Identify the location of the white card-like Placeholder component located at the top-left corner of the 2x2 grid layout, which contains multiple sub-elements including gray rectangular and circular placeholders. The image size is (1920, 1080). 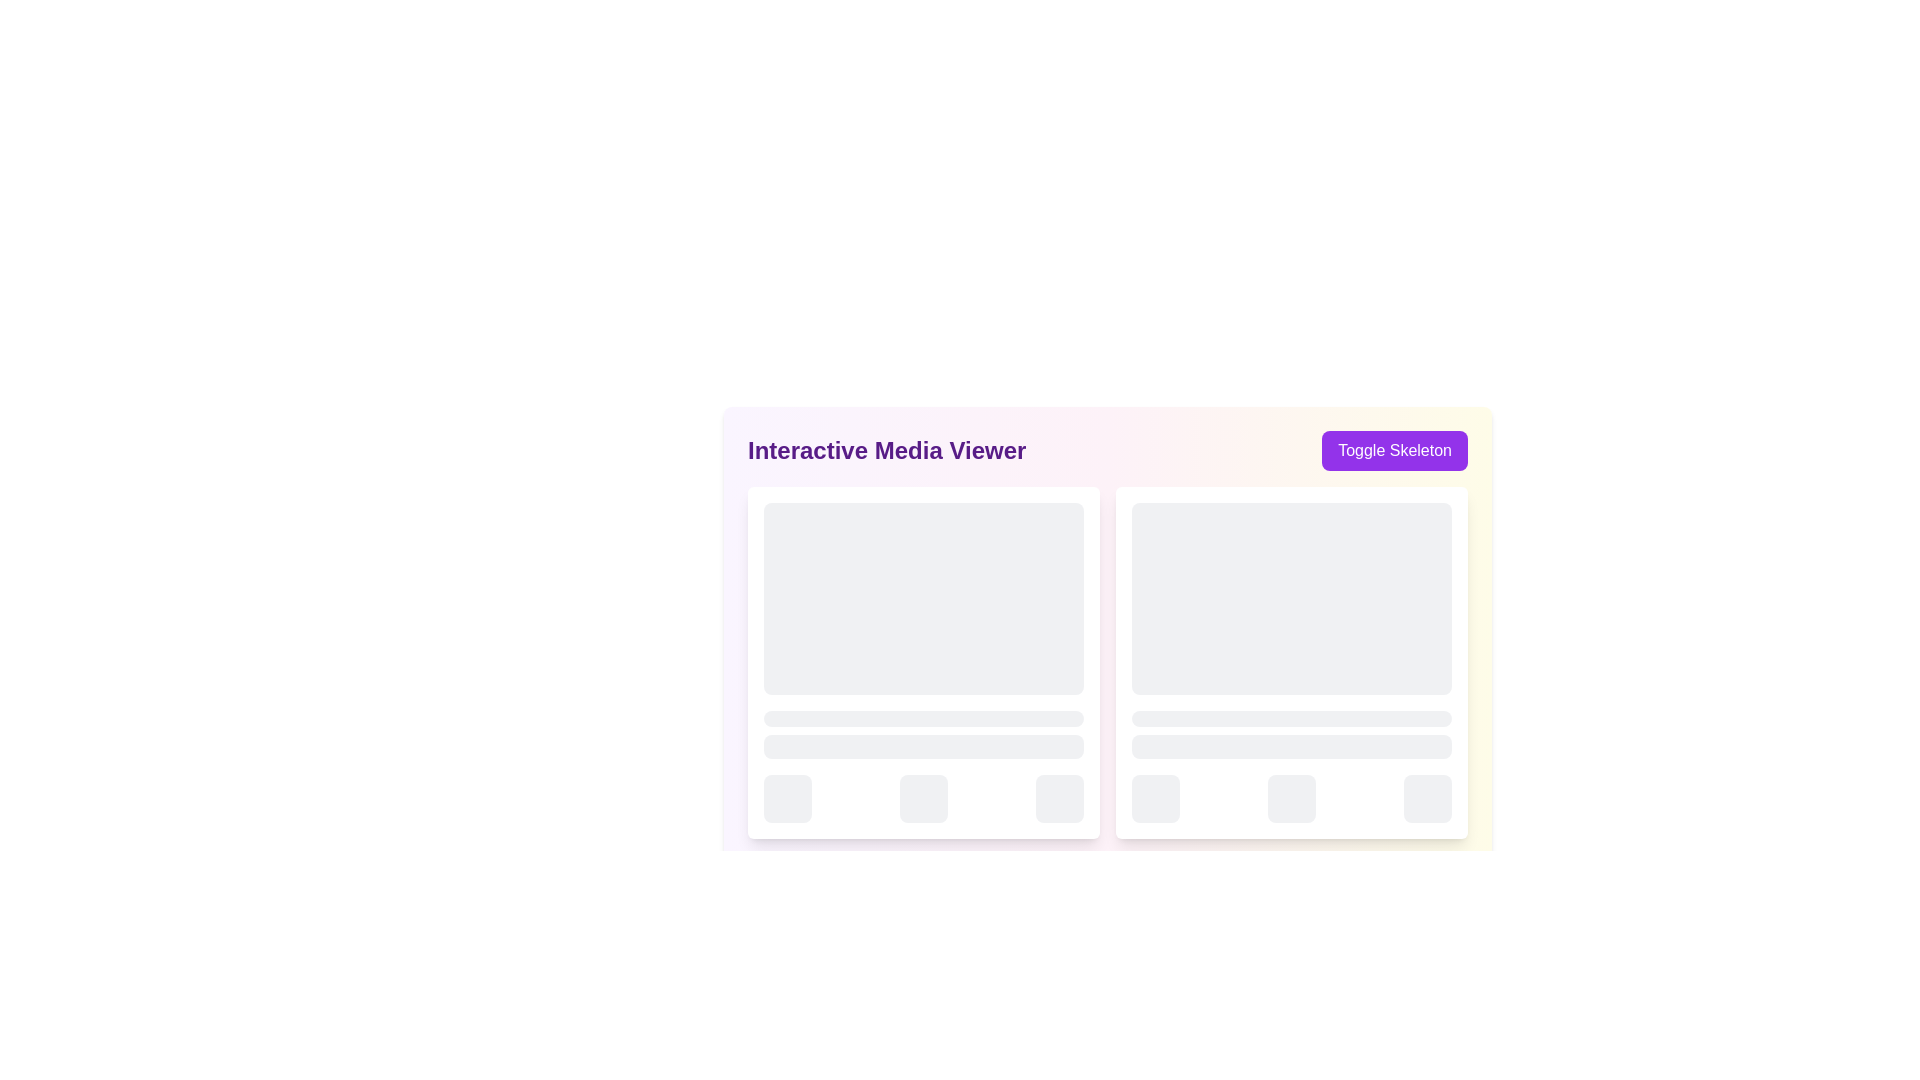
(923, 663).